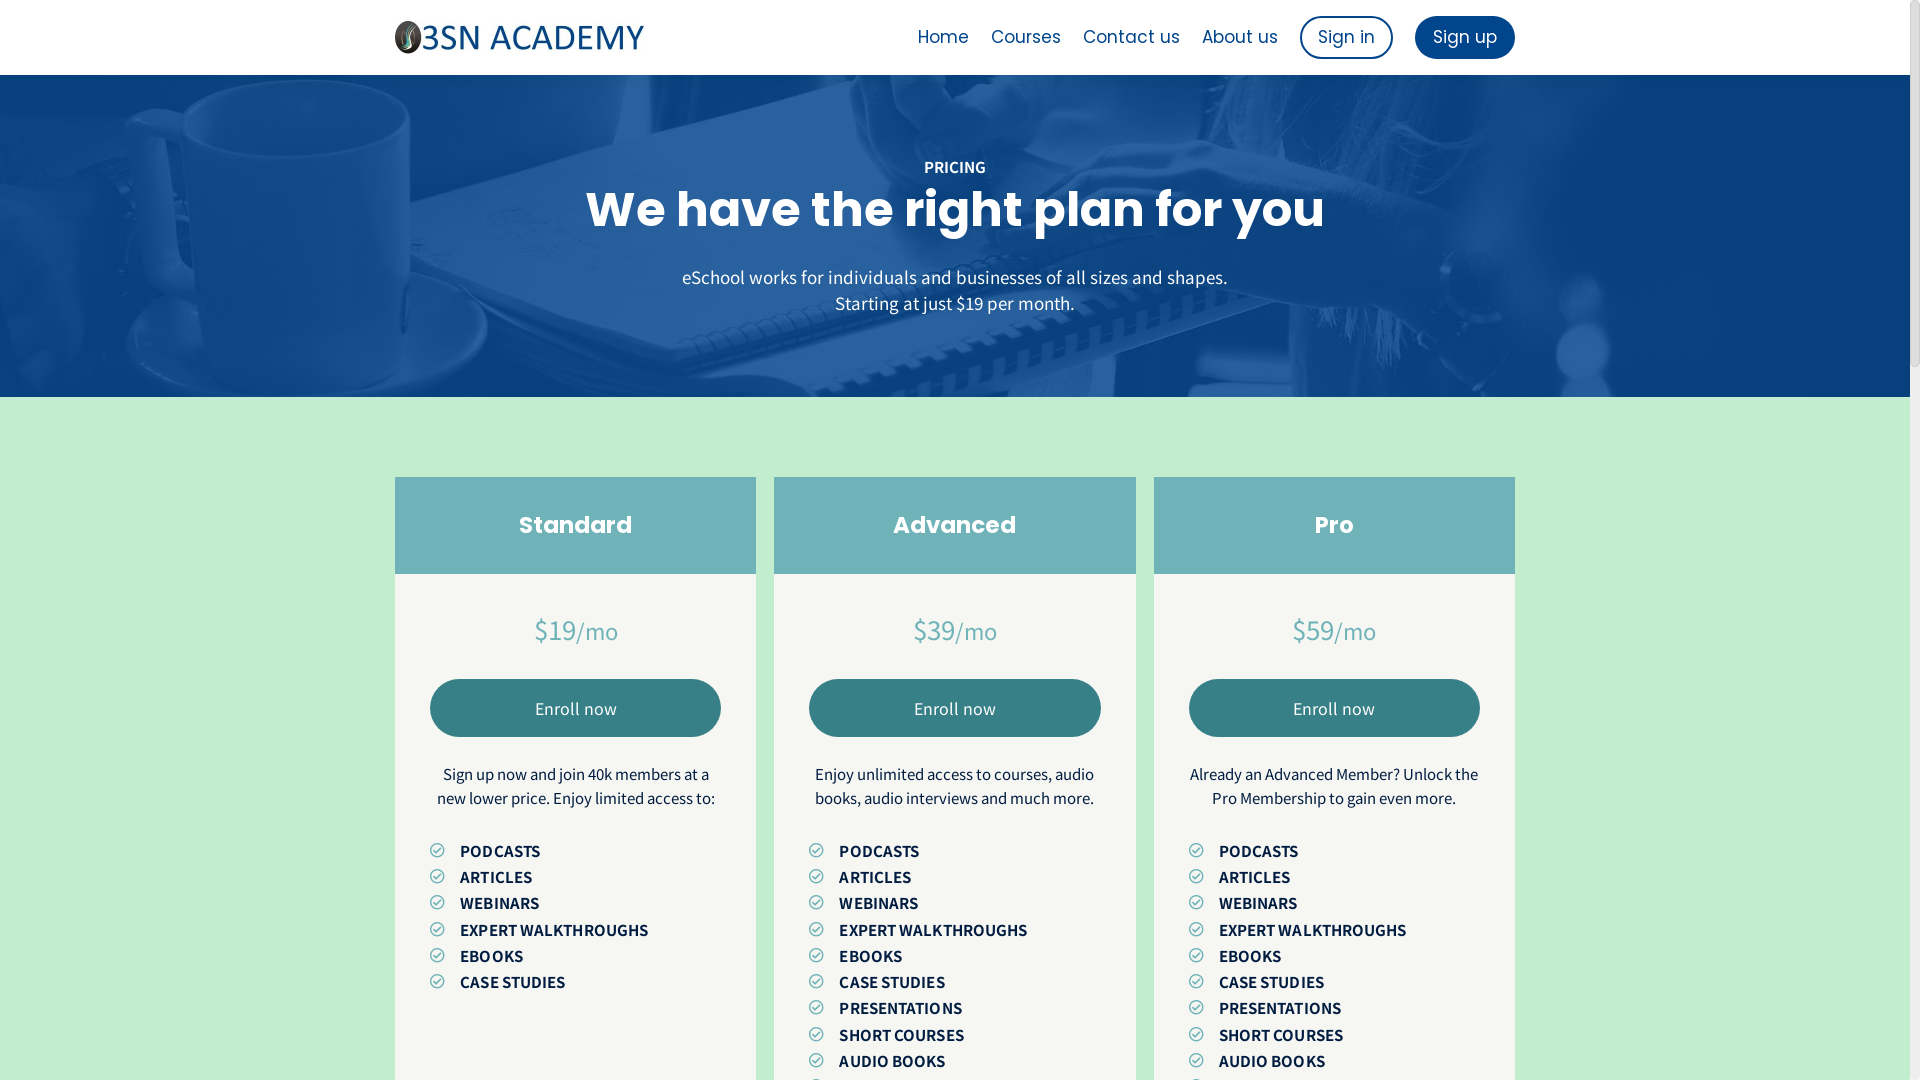 The height and width of the screenshot is (1080, 1920). Describe the element at coordinates (942, 37) in the screenshot. I see `'Home'` at that location.